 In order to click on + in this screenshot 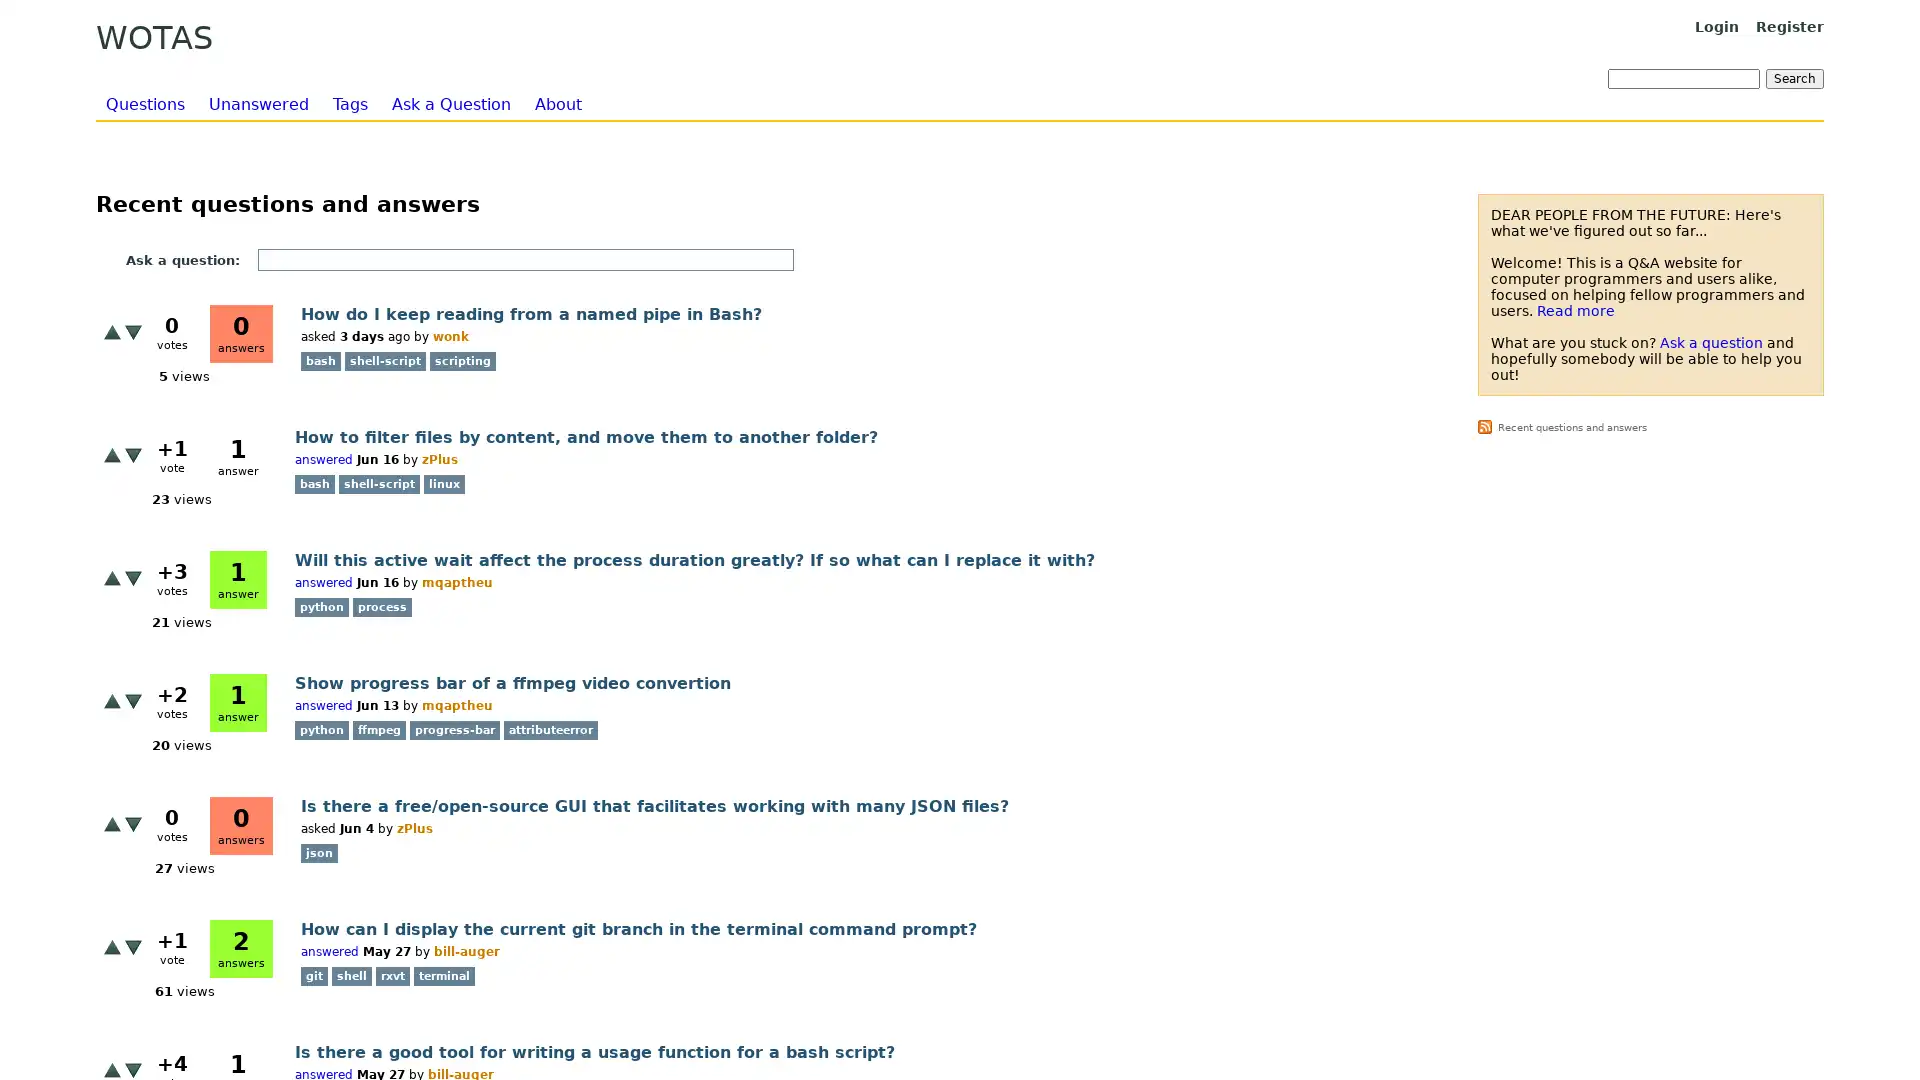, I will do `click(111, 331)`.